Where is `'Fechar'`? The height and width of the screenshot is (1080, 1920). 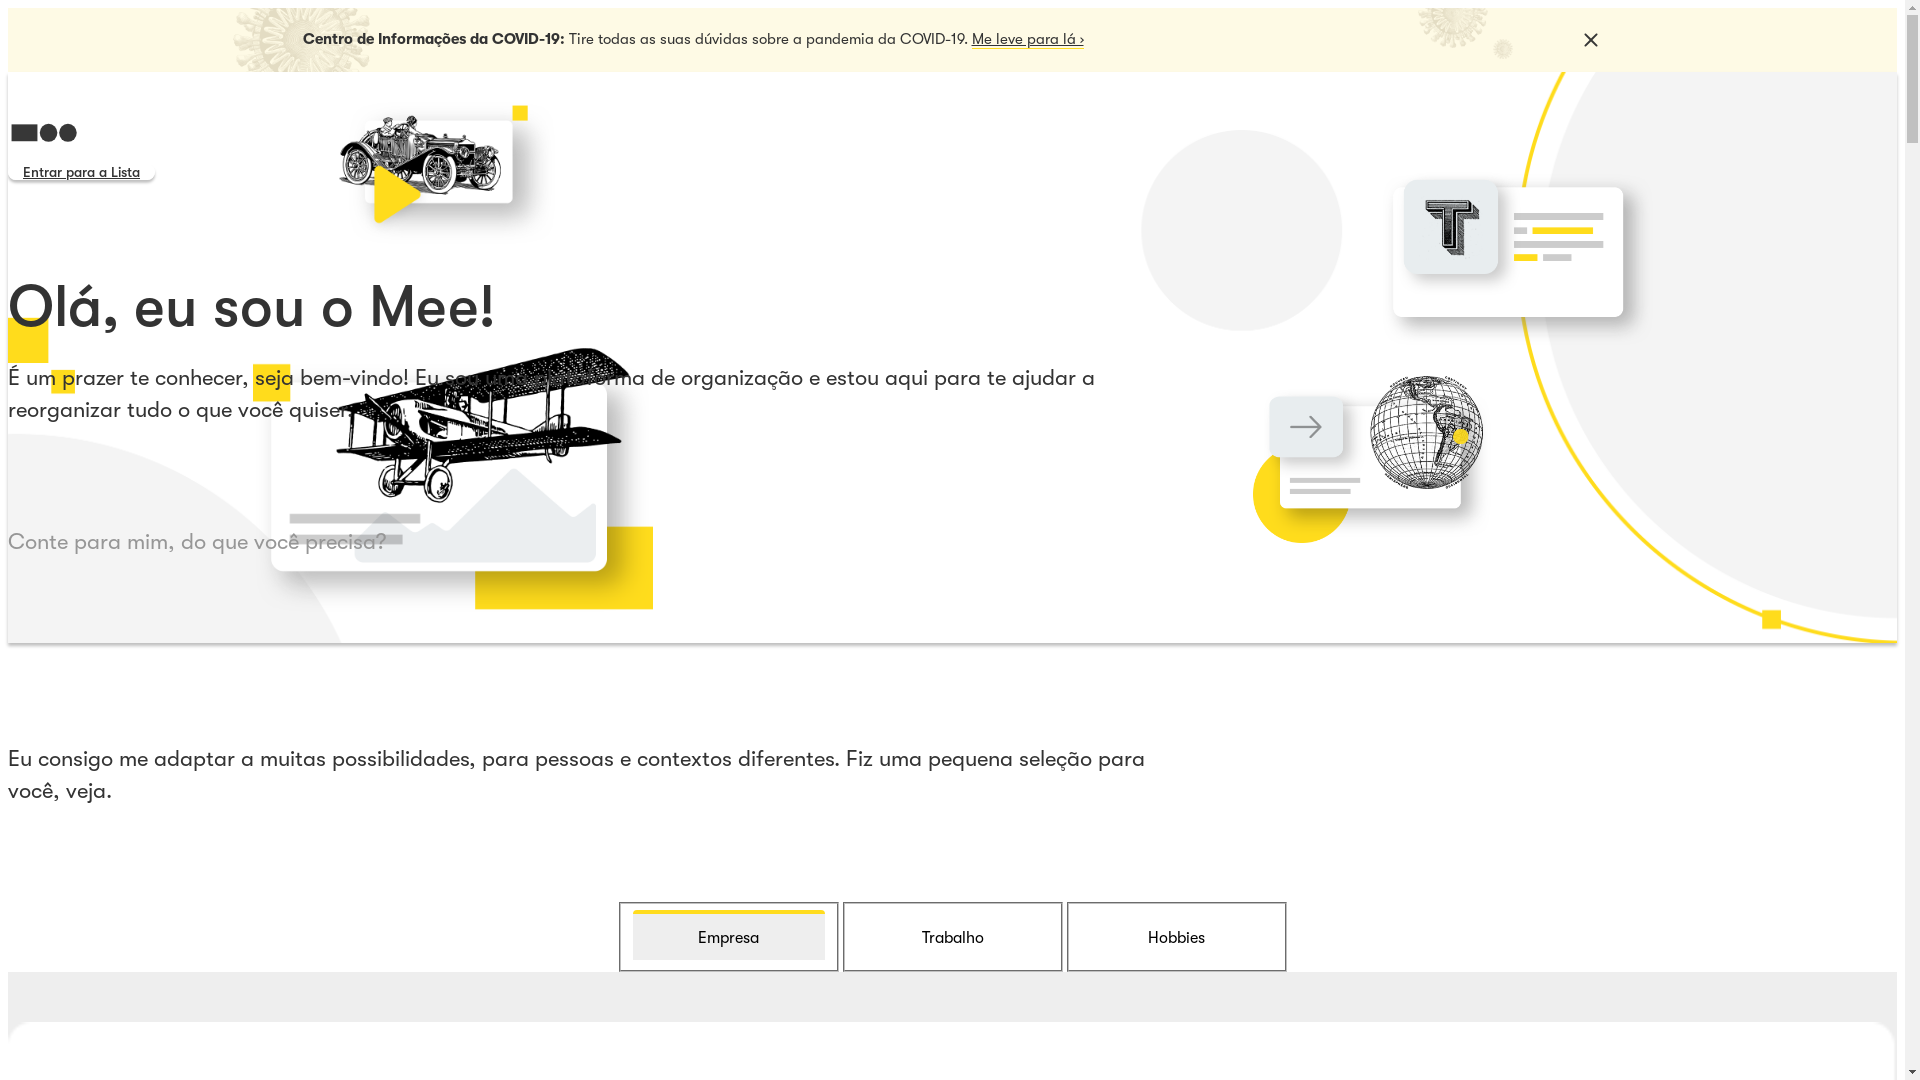 'Fechar' is located at coordinates (1588, 39).